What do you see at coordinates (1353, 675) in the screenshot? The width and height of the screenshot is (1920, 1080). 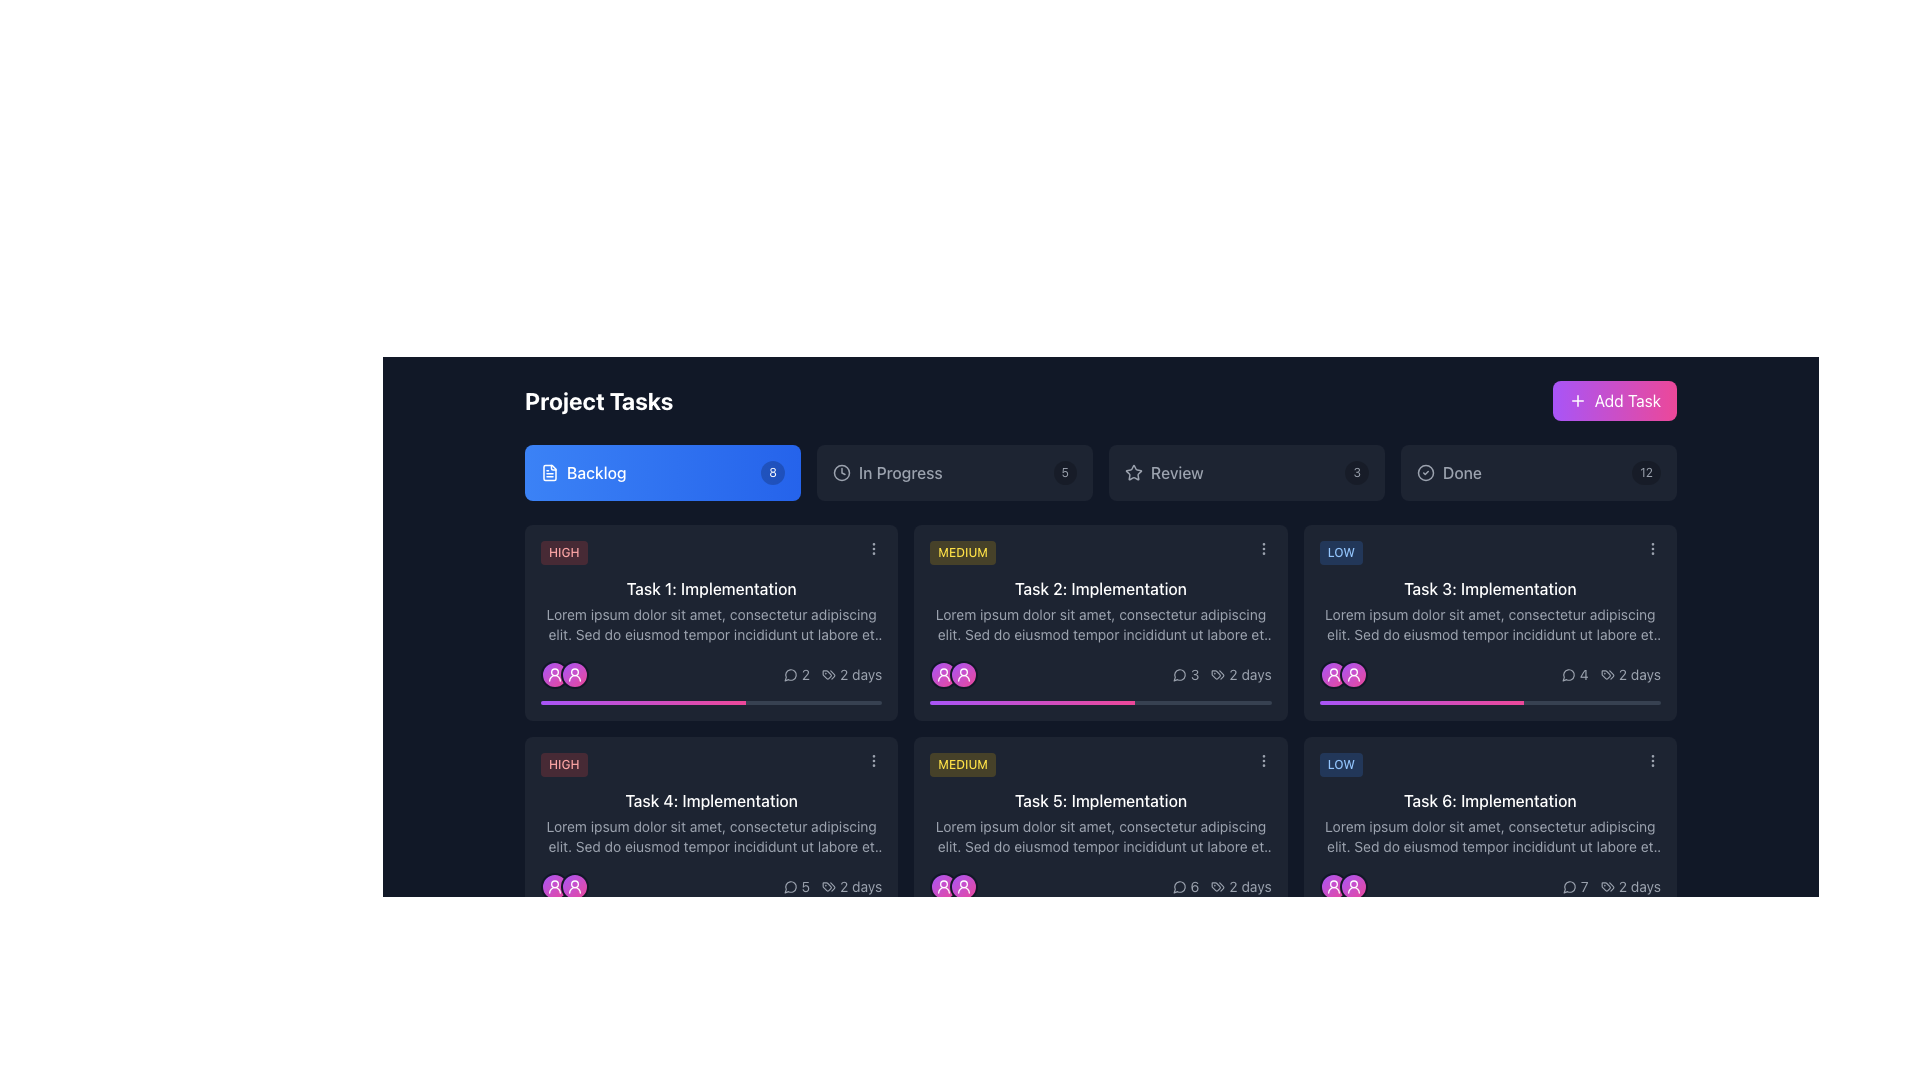 I see `the second circular avatar icon with a gradient background located under the card labeled 'Task 3: Implementation' in the 'Low Priority' column` at bounding box center [1353, 675].